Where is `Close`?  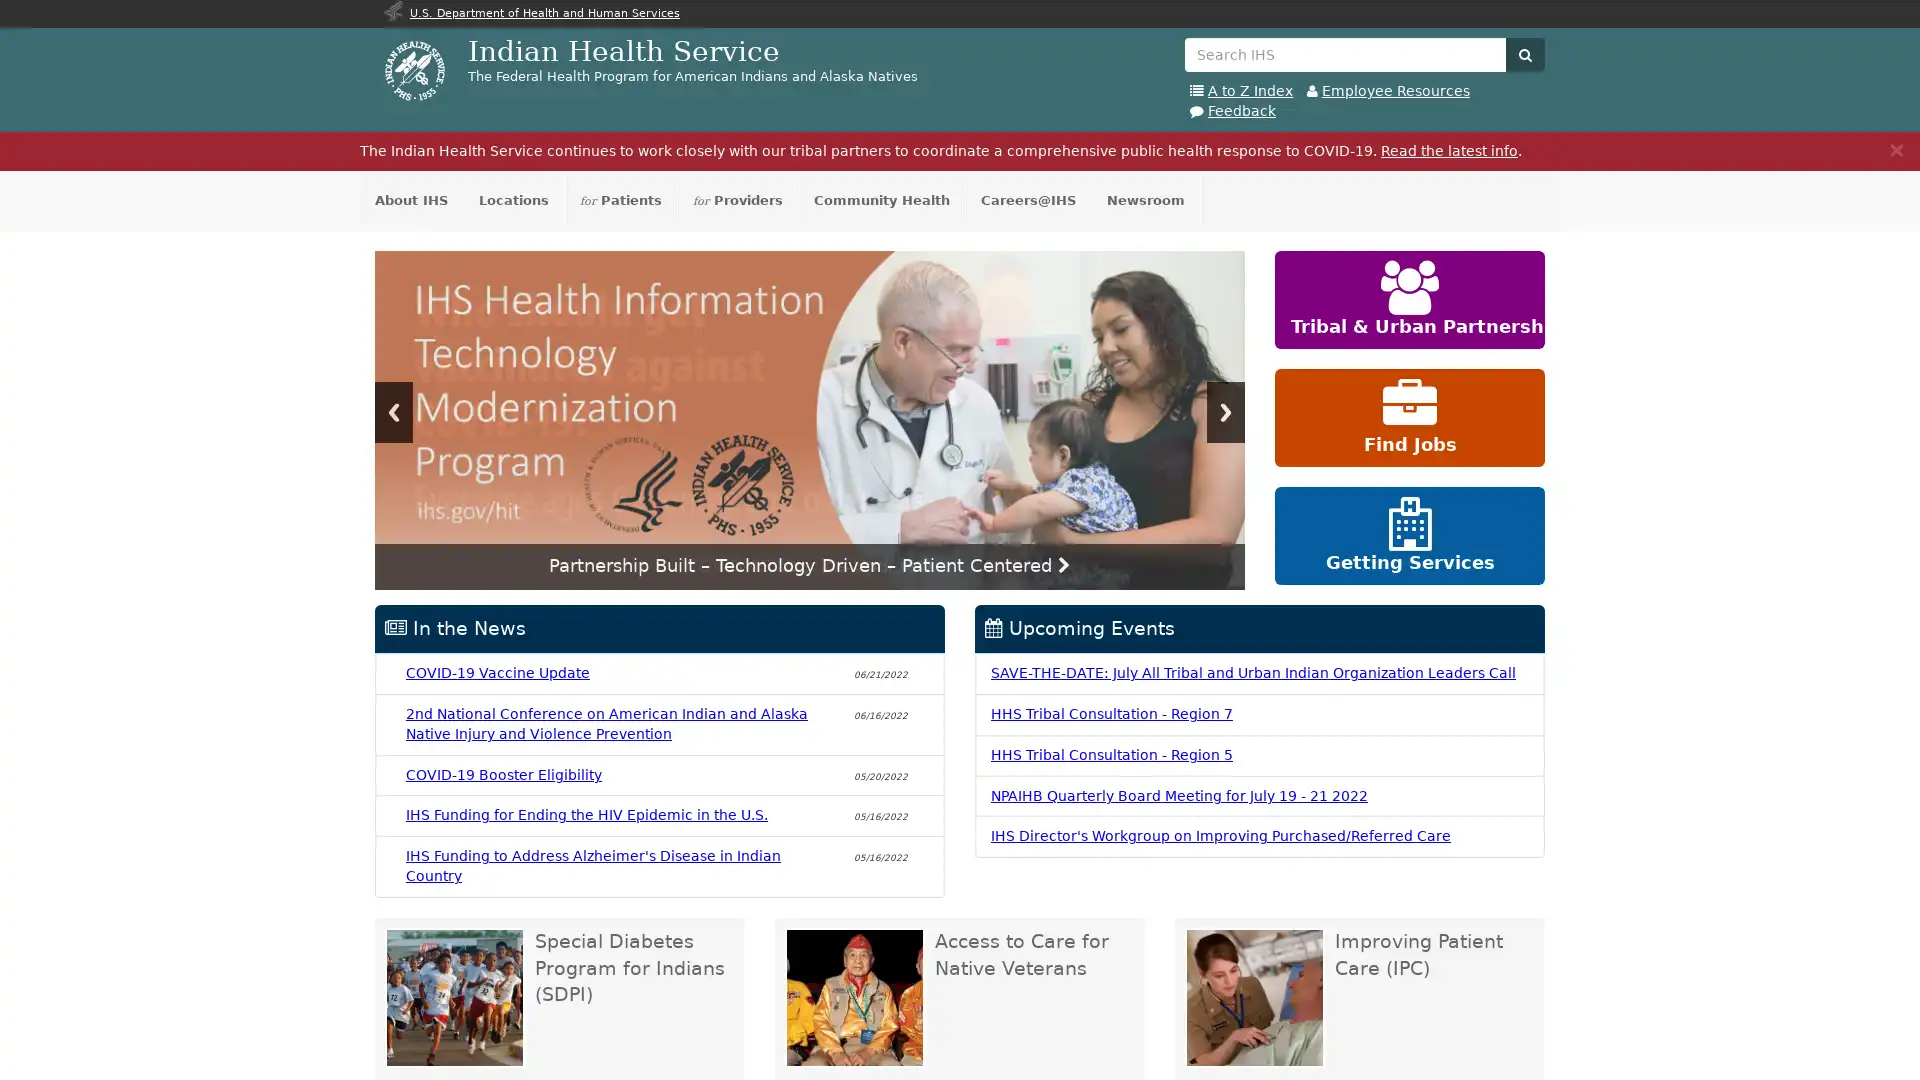
Close is located at coordinates (1895, 148).